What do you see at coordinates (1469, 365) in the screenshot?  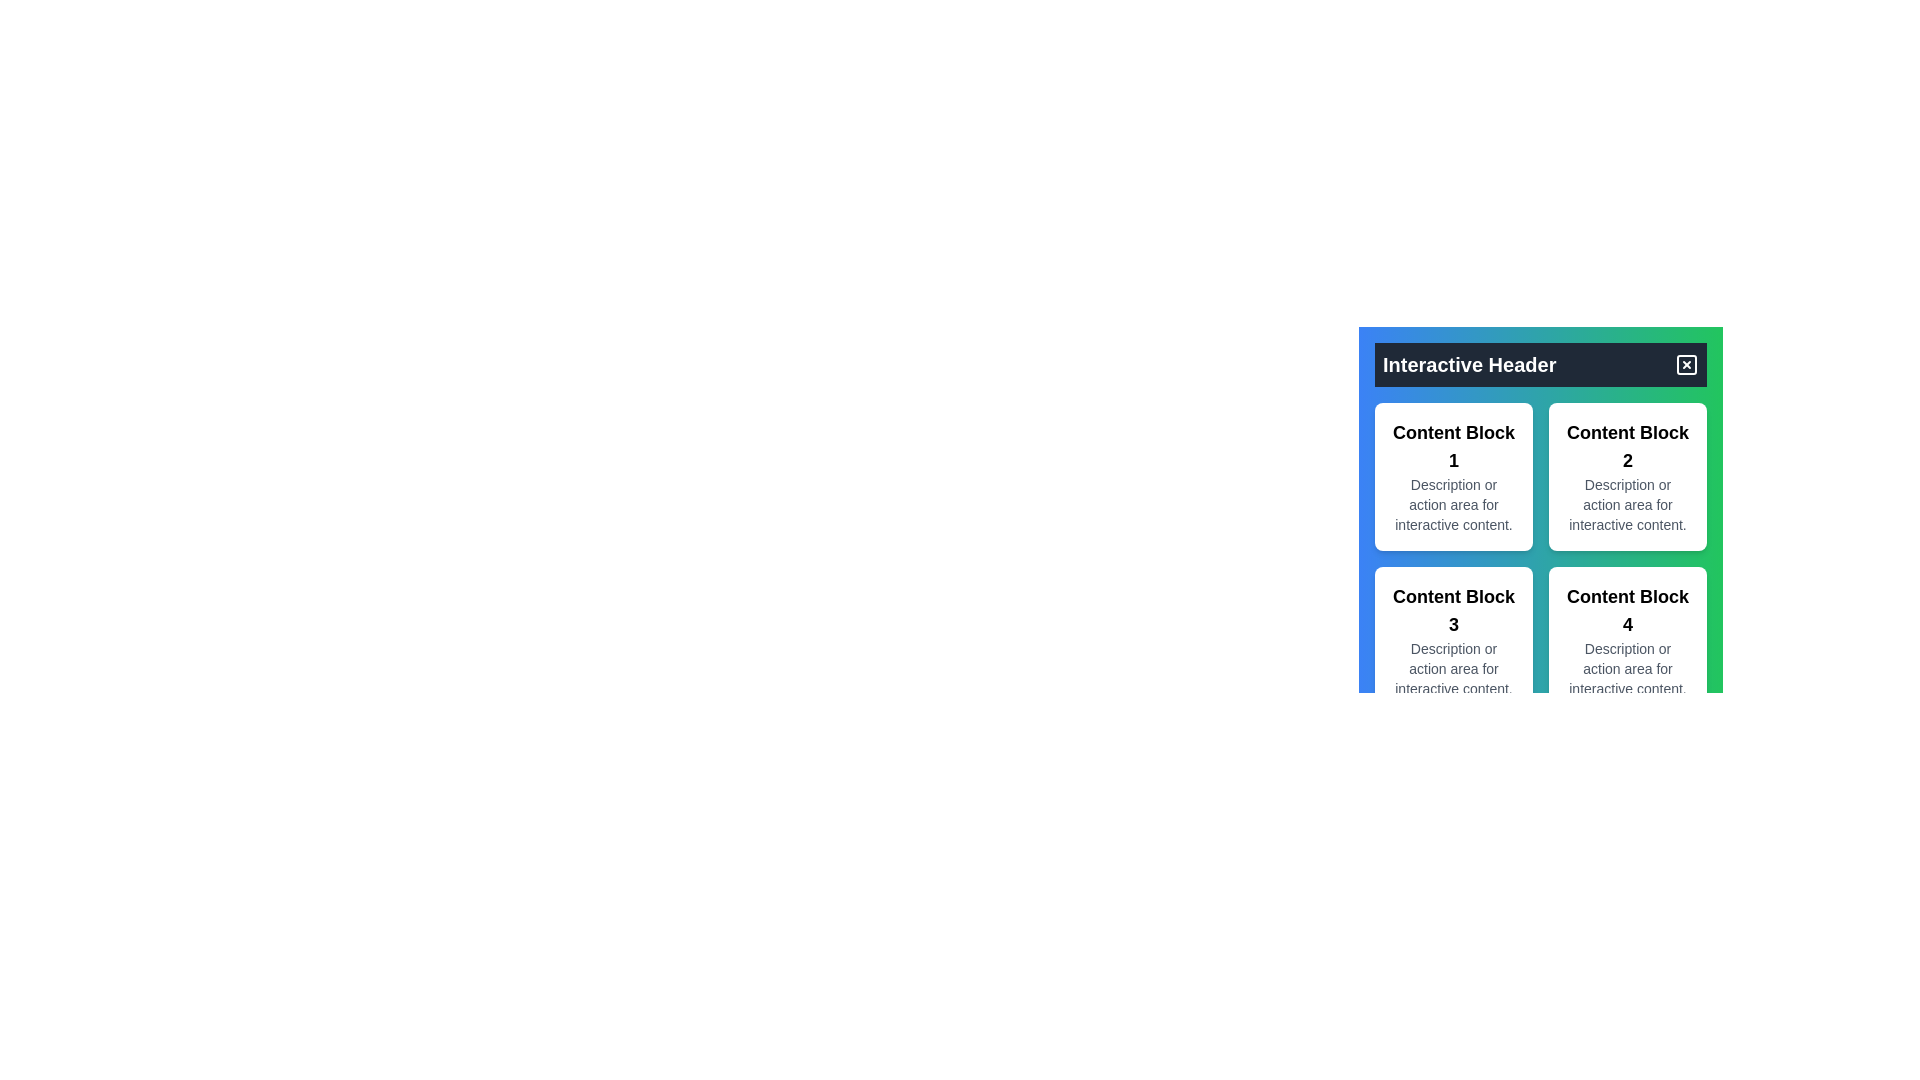 I see `the 'Interactive Header' text element, which is bold and large, displayed in white over a dark background` at bounding box center [1469, 365].